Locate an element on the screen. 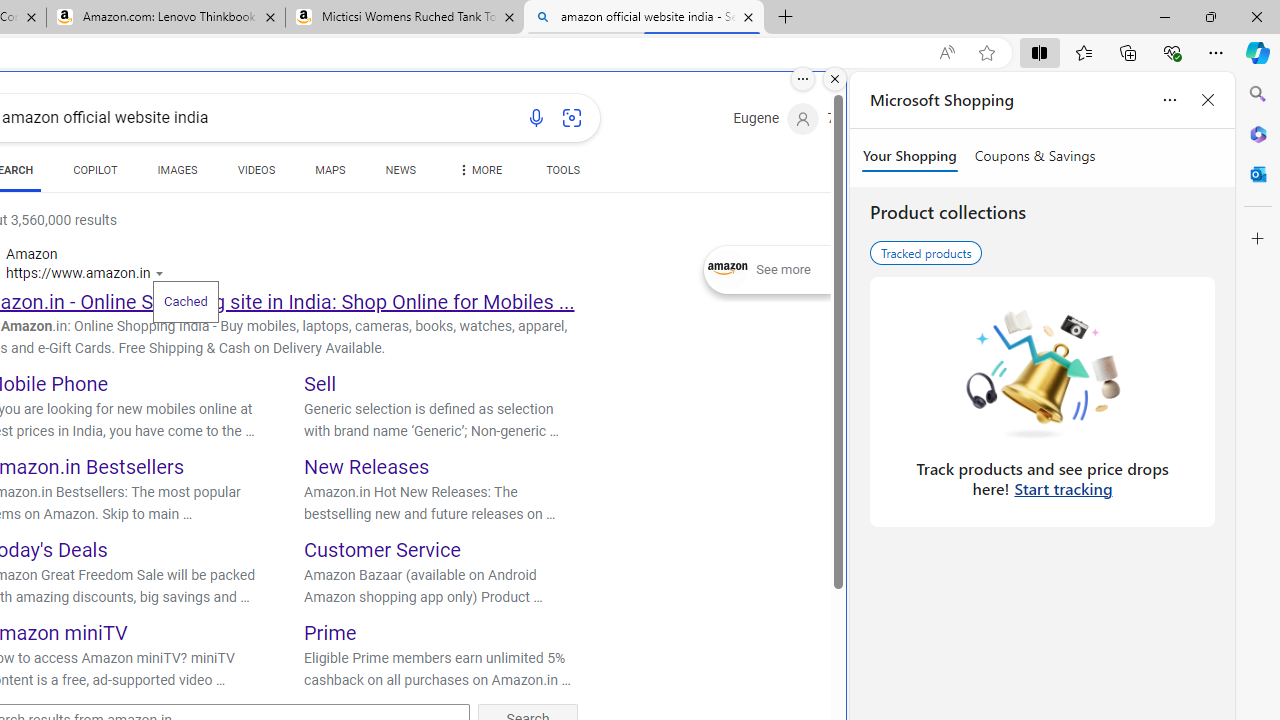 The image size is (1280, 720). 'Split screen' is located at coordinates (1040, 51).